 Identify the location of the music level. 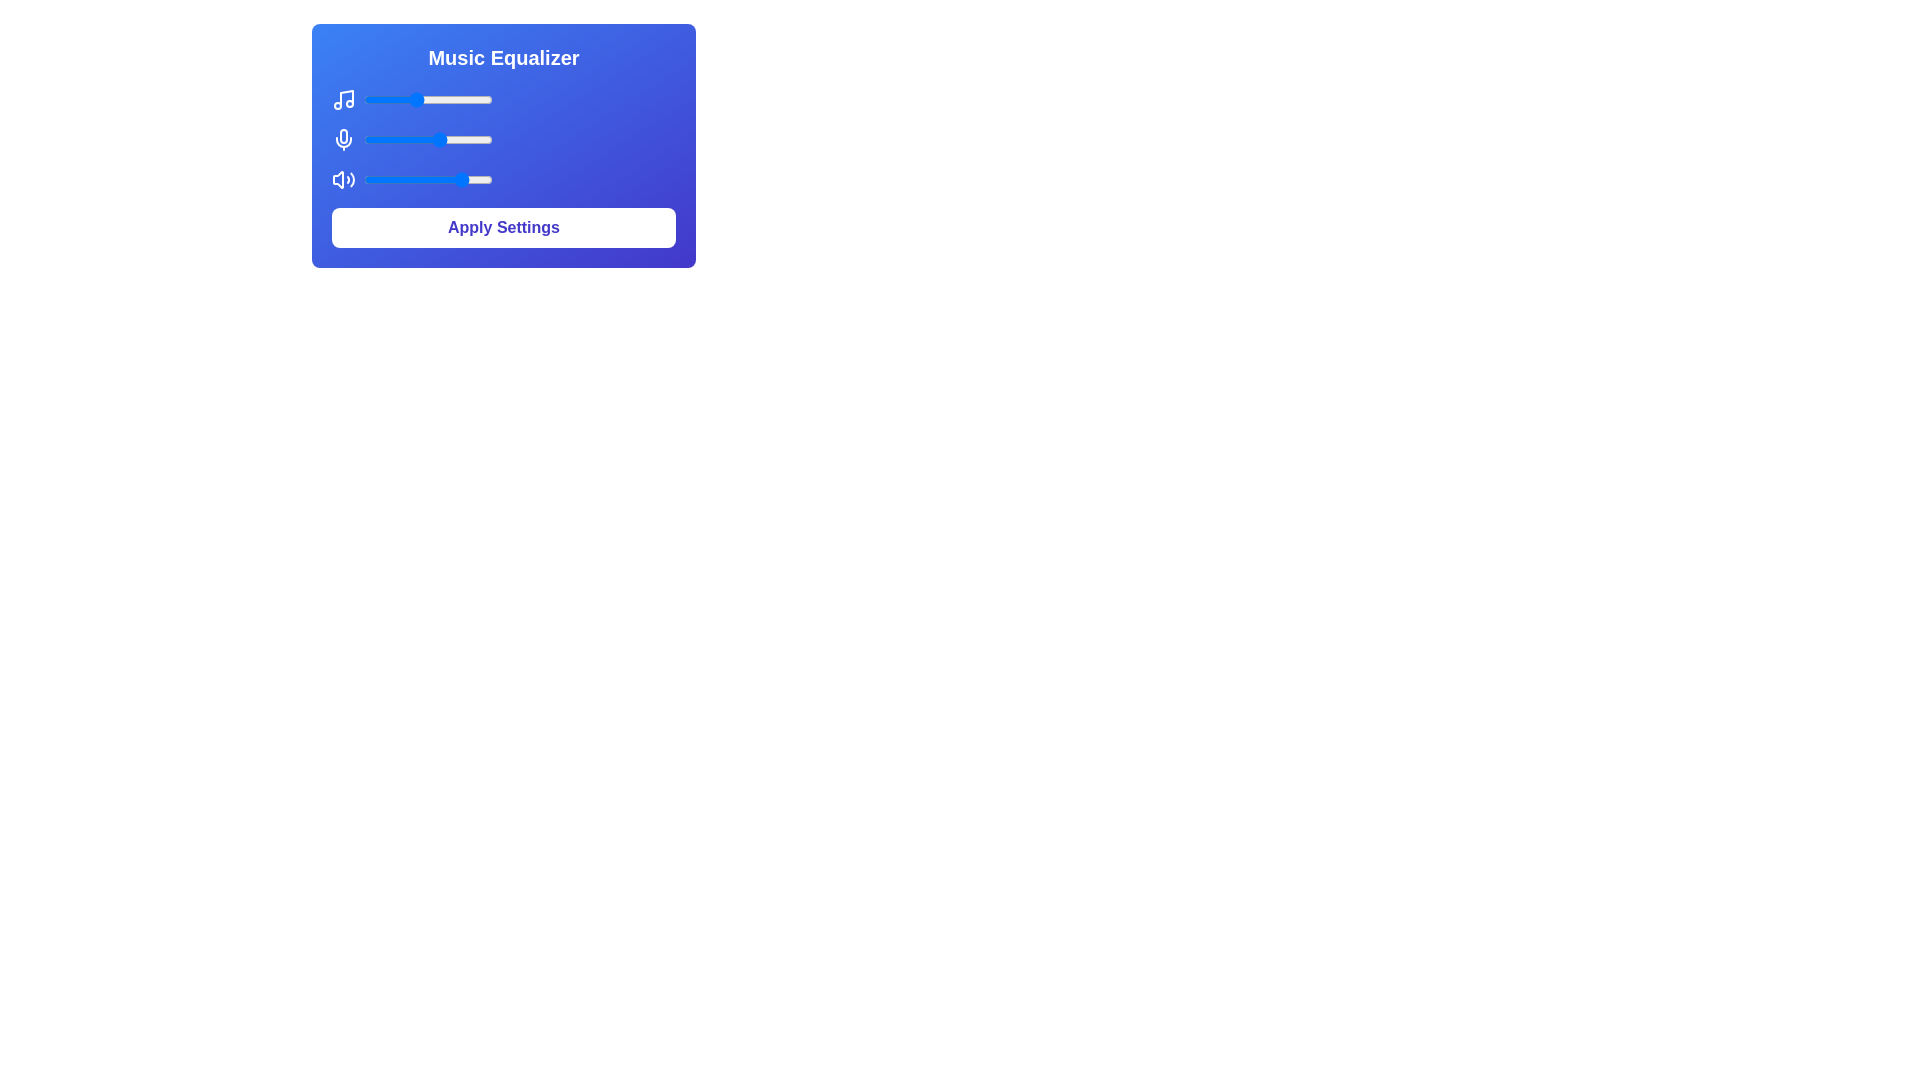
(476, 100).